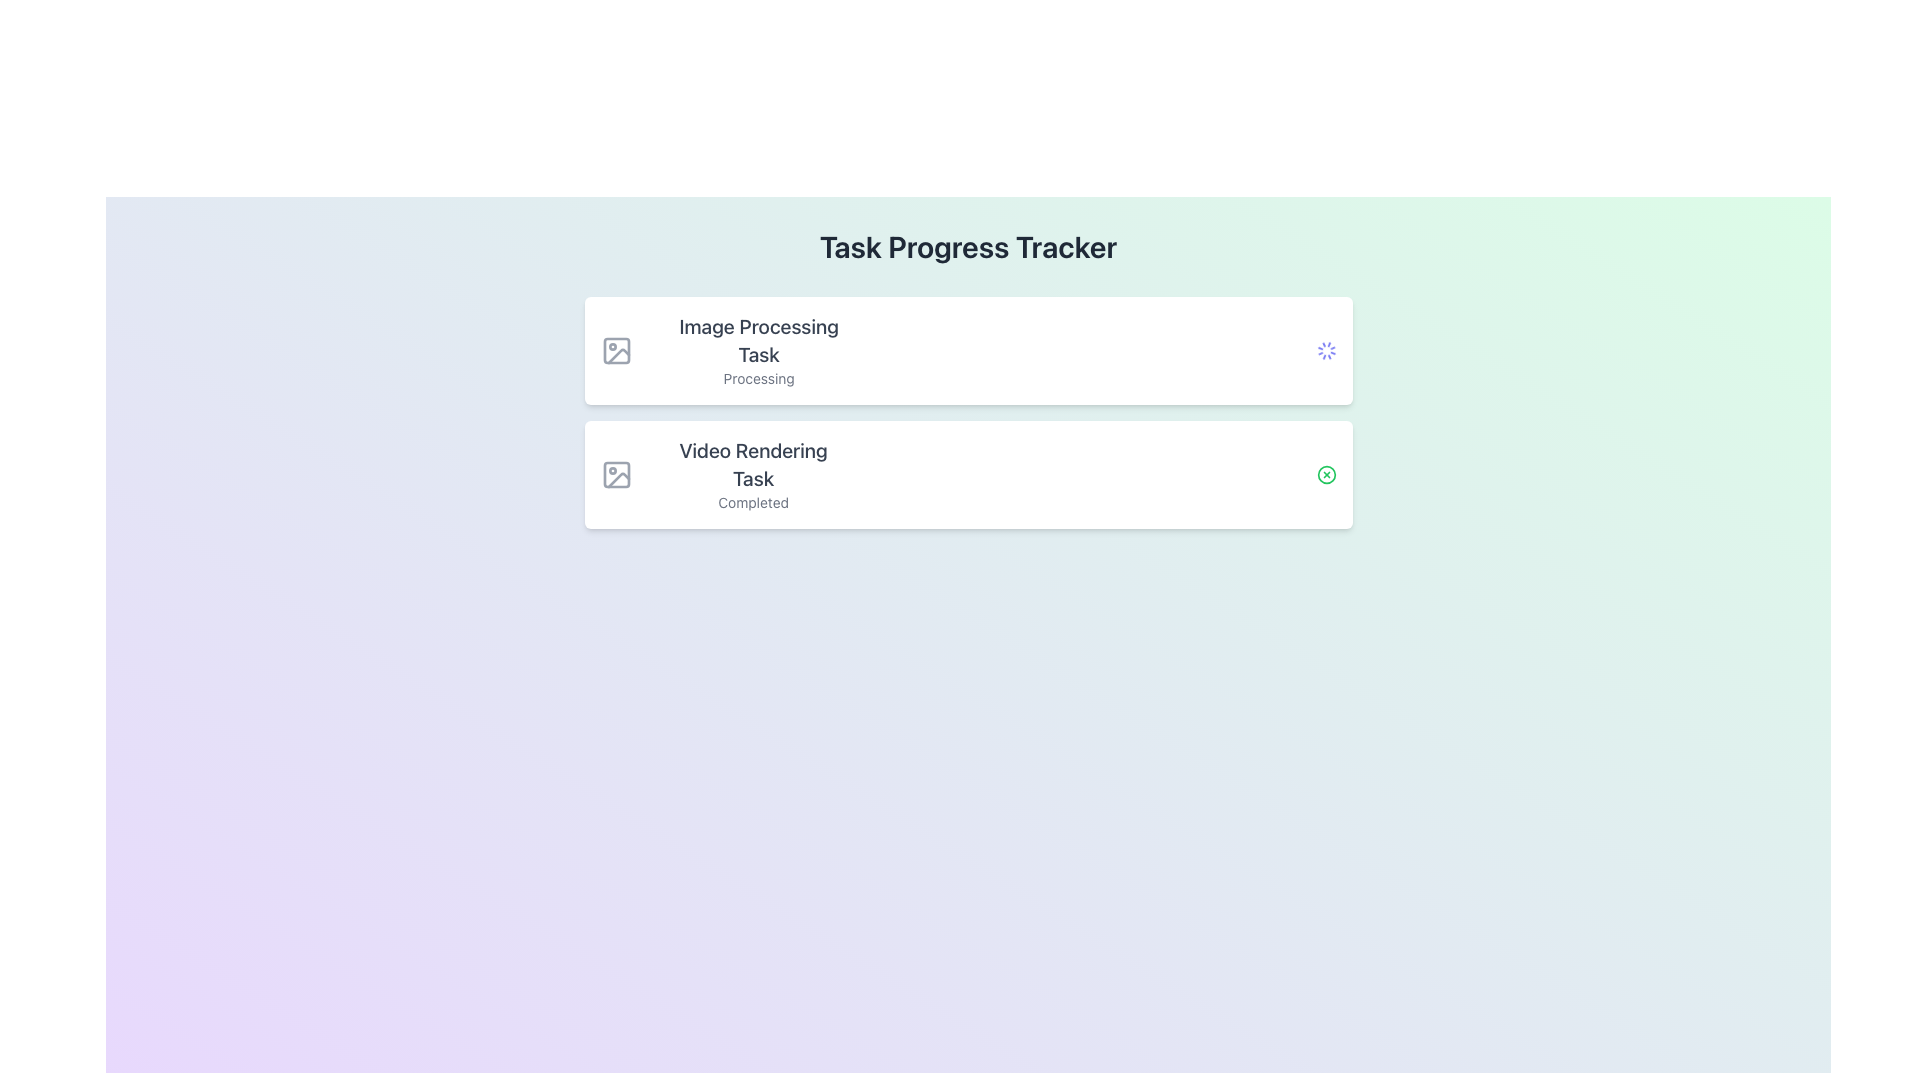 The width and height of the screenshot is (1920, 1080). Describe the element at coordinates (615, 350) in the screenshot. I see `the small square decorative graphical element located in the top-left corner of the image icon within the 'Image Processing' task row` at that location.